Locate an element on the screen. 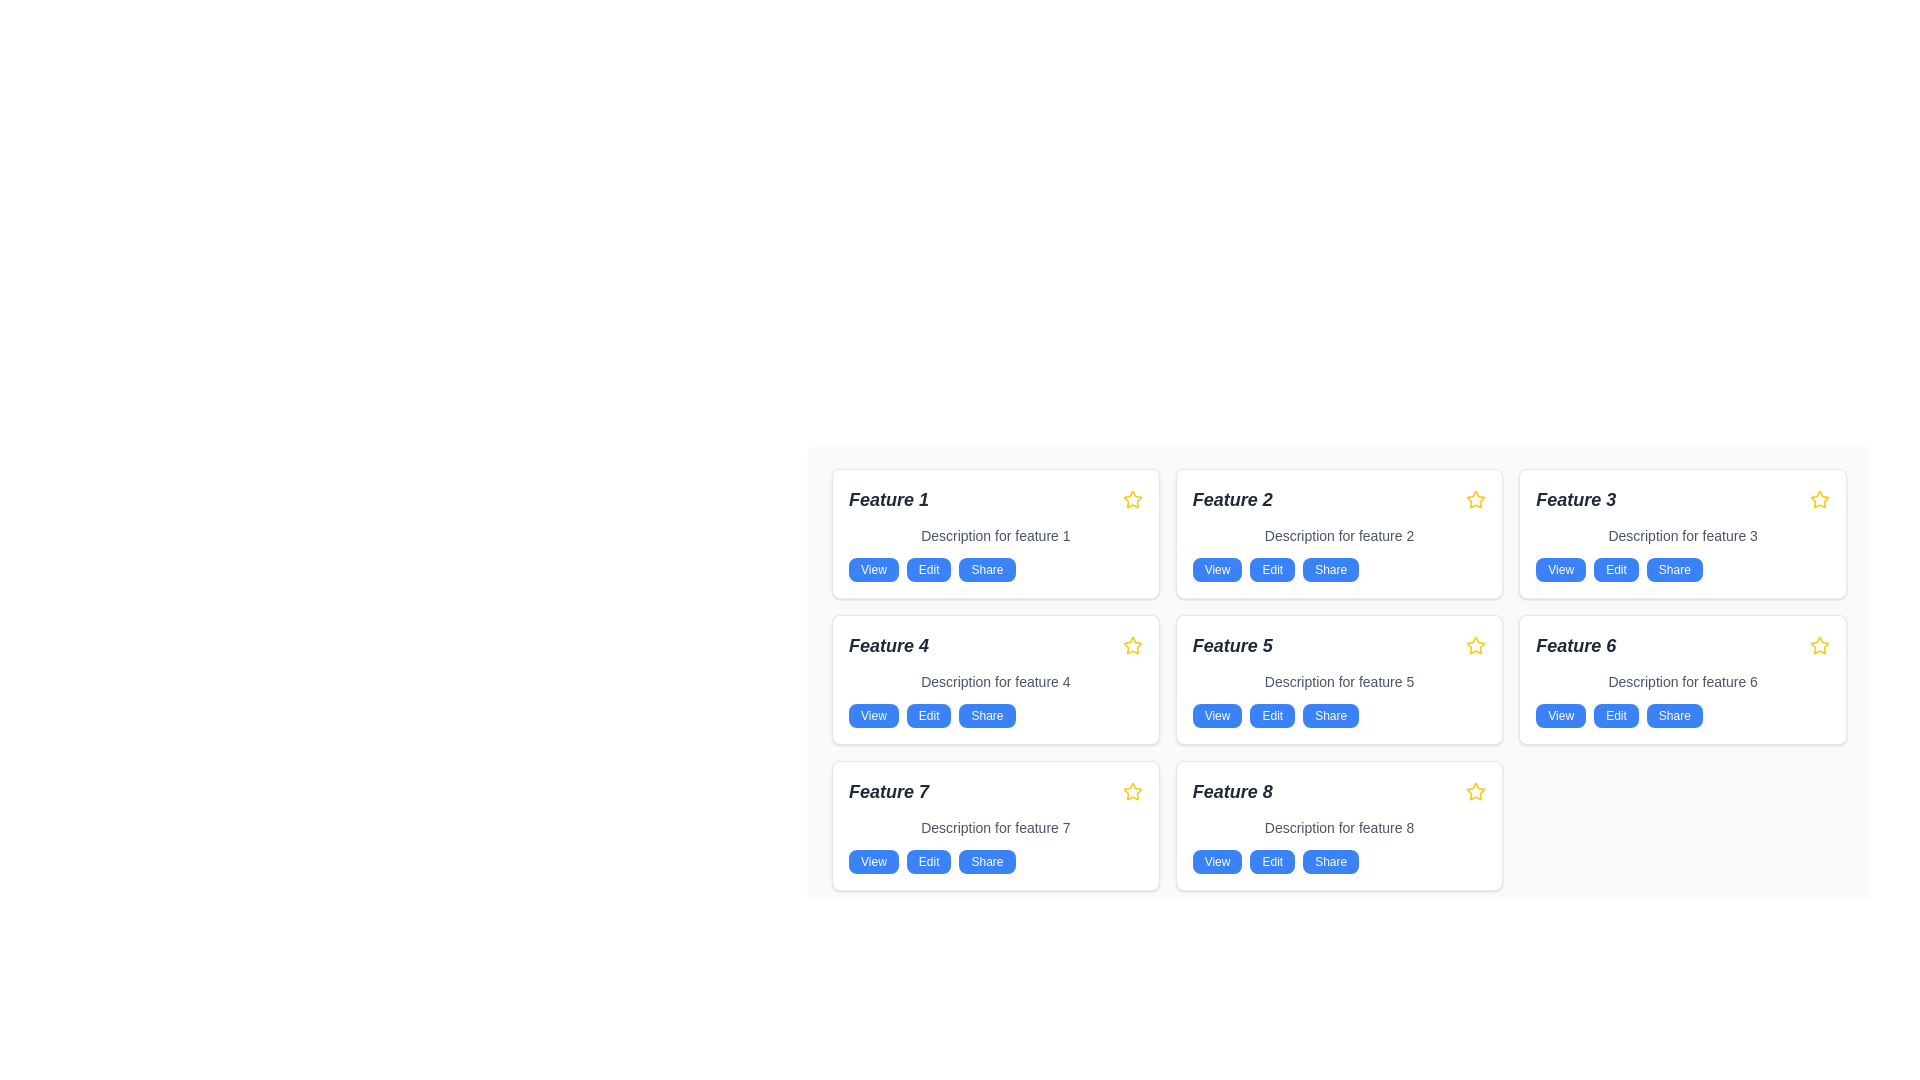 The width and height of the screenshot is (1920, 1080). the 'Share' button located in the lower right section of the 'Feature 5' card is located at coordinates (1331, 715).